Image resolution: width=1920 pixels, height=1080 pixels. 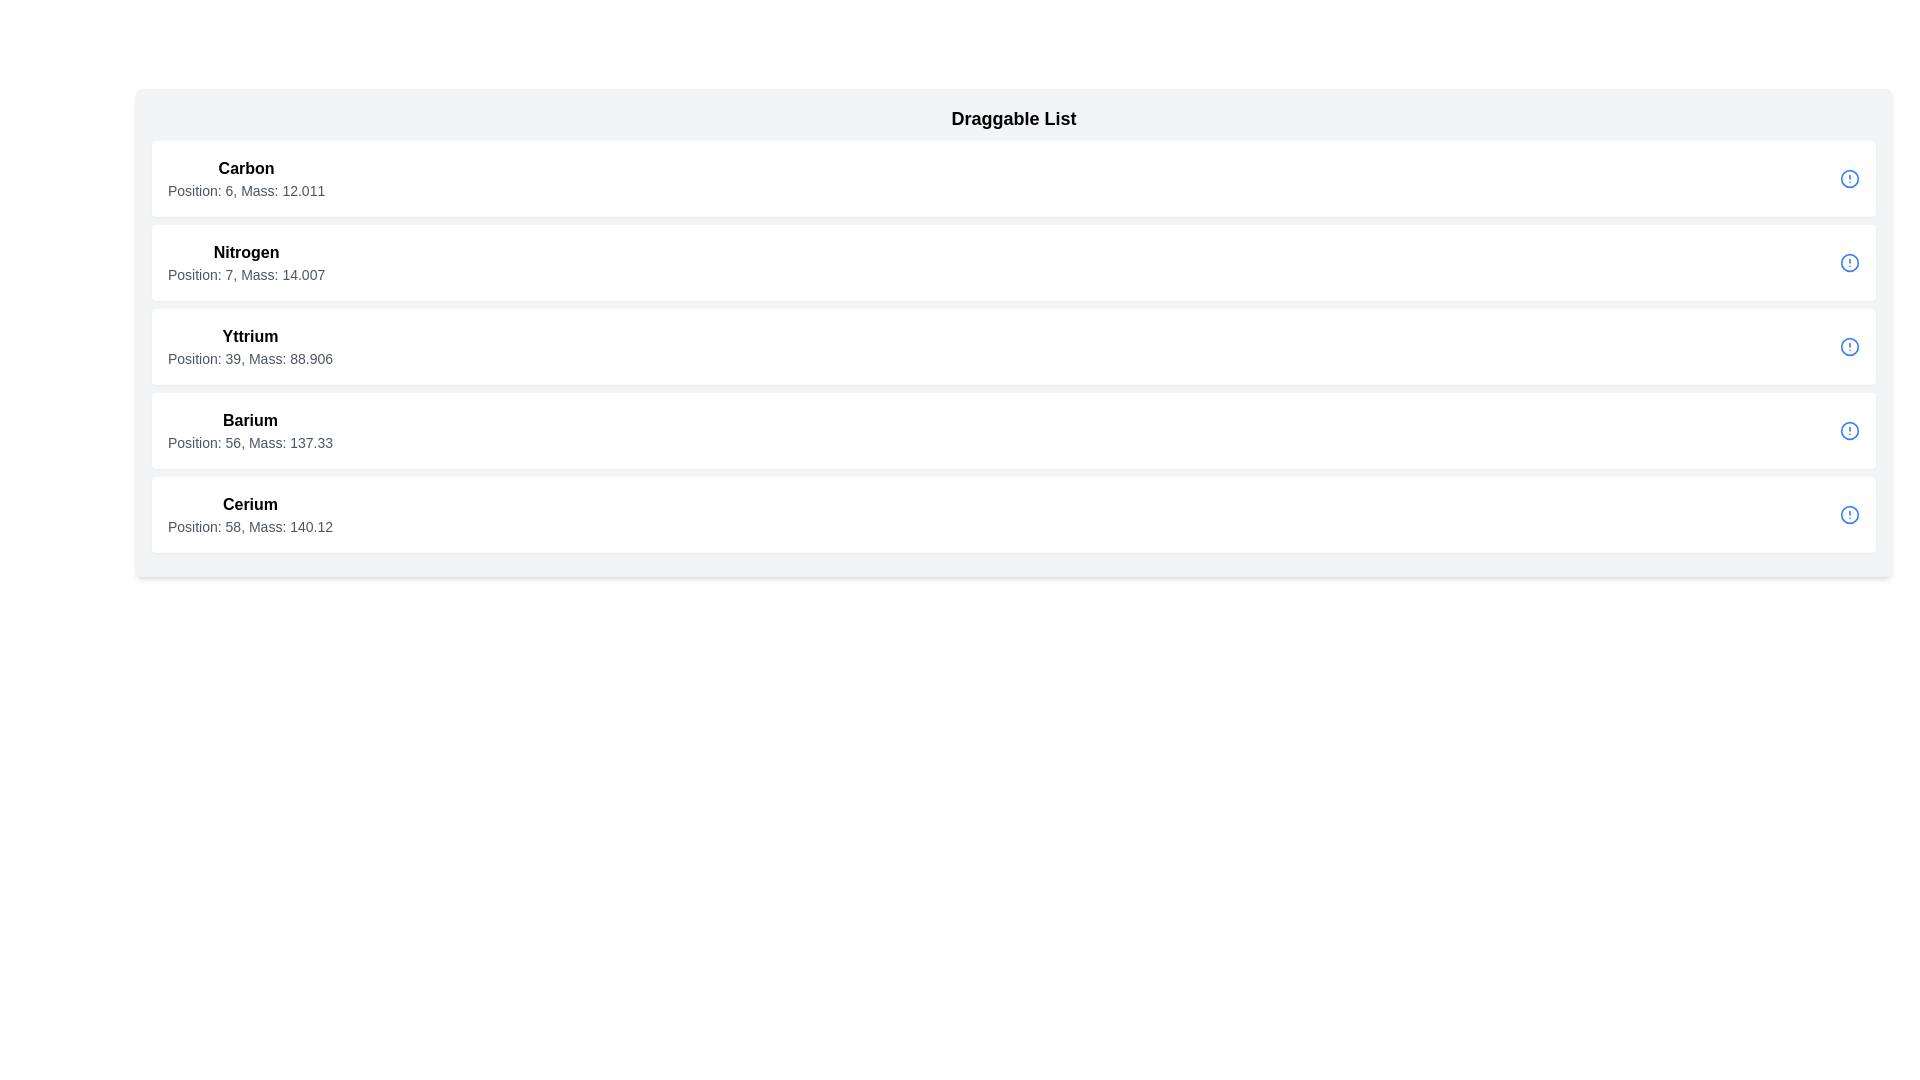 I want to click on text displayed for 'Cerium', which includes its position and mass, located in the fifth row of the list, so click(x=249, y=514).